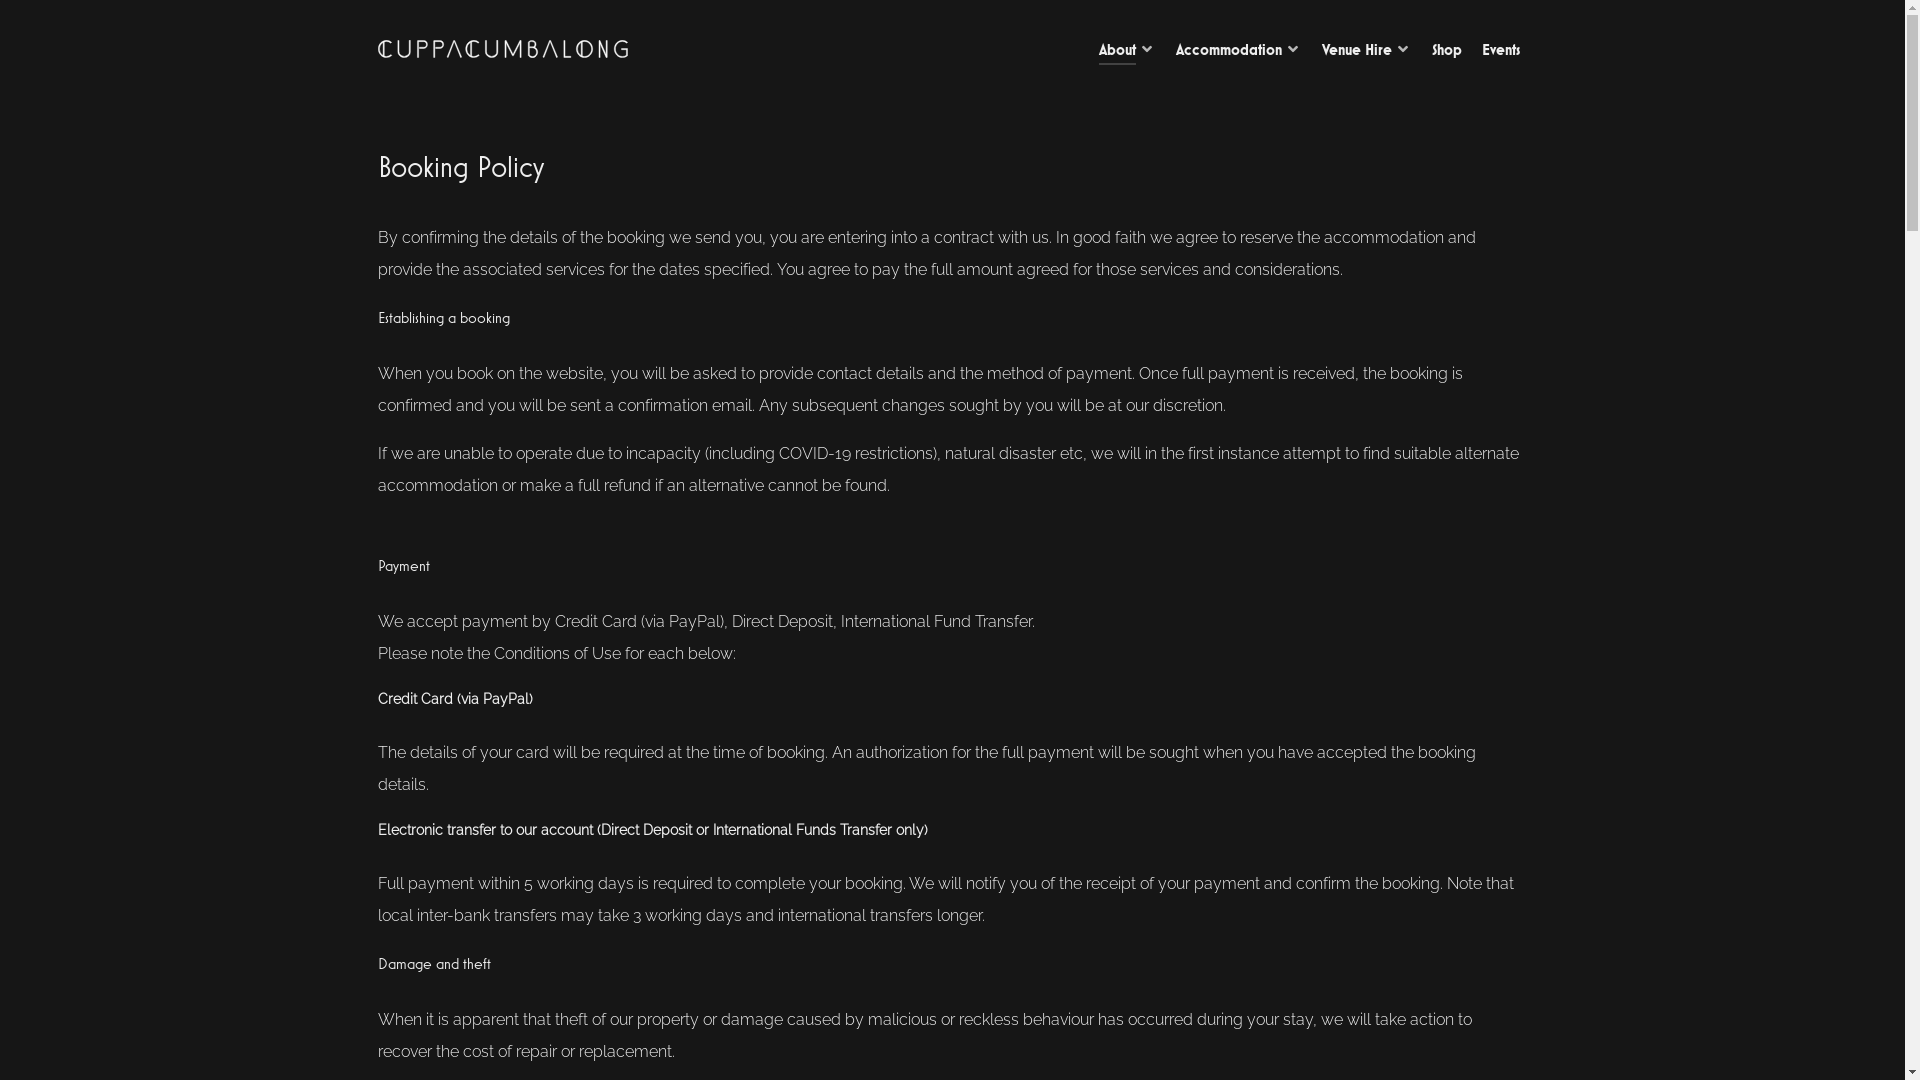 The height and width of the screenshot is (1080, 1920). Describe the element at coordinates (1482, 49) in the screenshot. I see `'Events'` at that location.